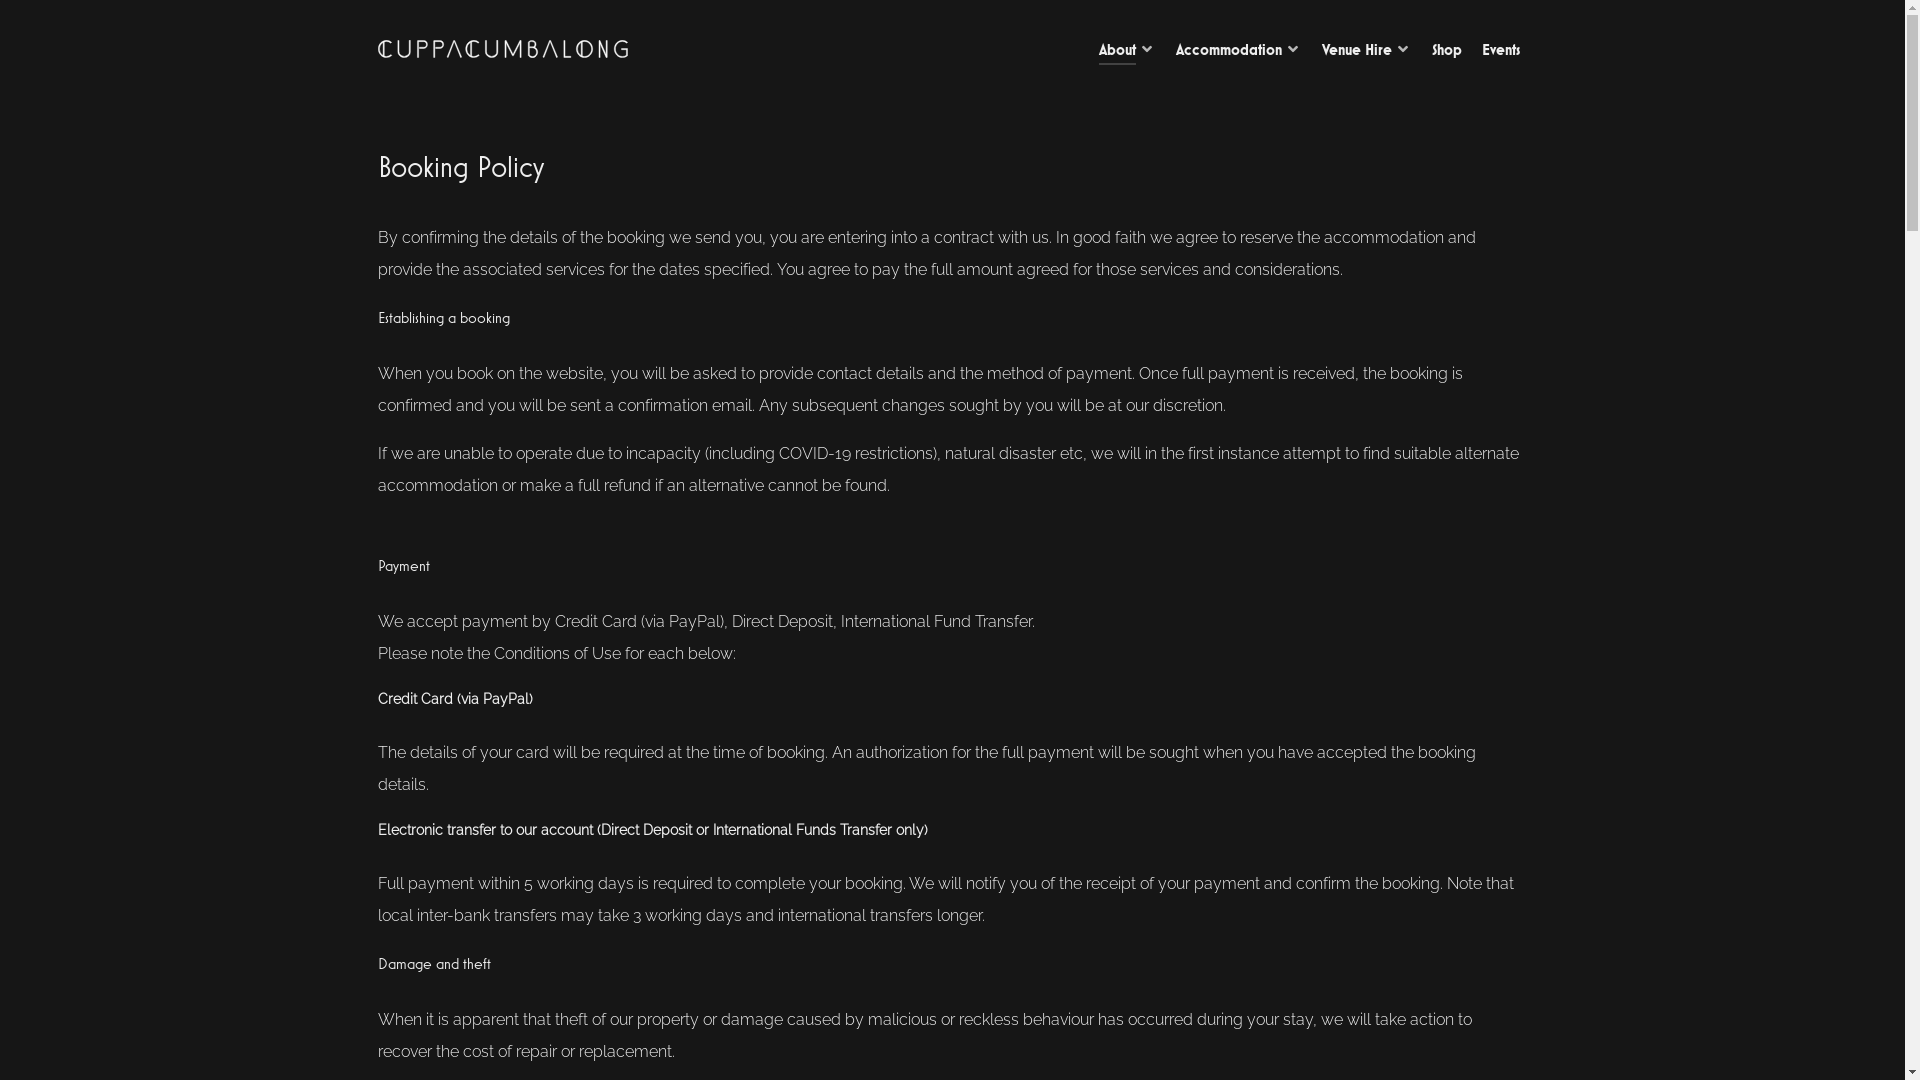 The height and width of the screenshot is (1080, 1920). Describe the element at coordinates (1482, 49) in the screenshot. I see `'Events'` at that location.